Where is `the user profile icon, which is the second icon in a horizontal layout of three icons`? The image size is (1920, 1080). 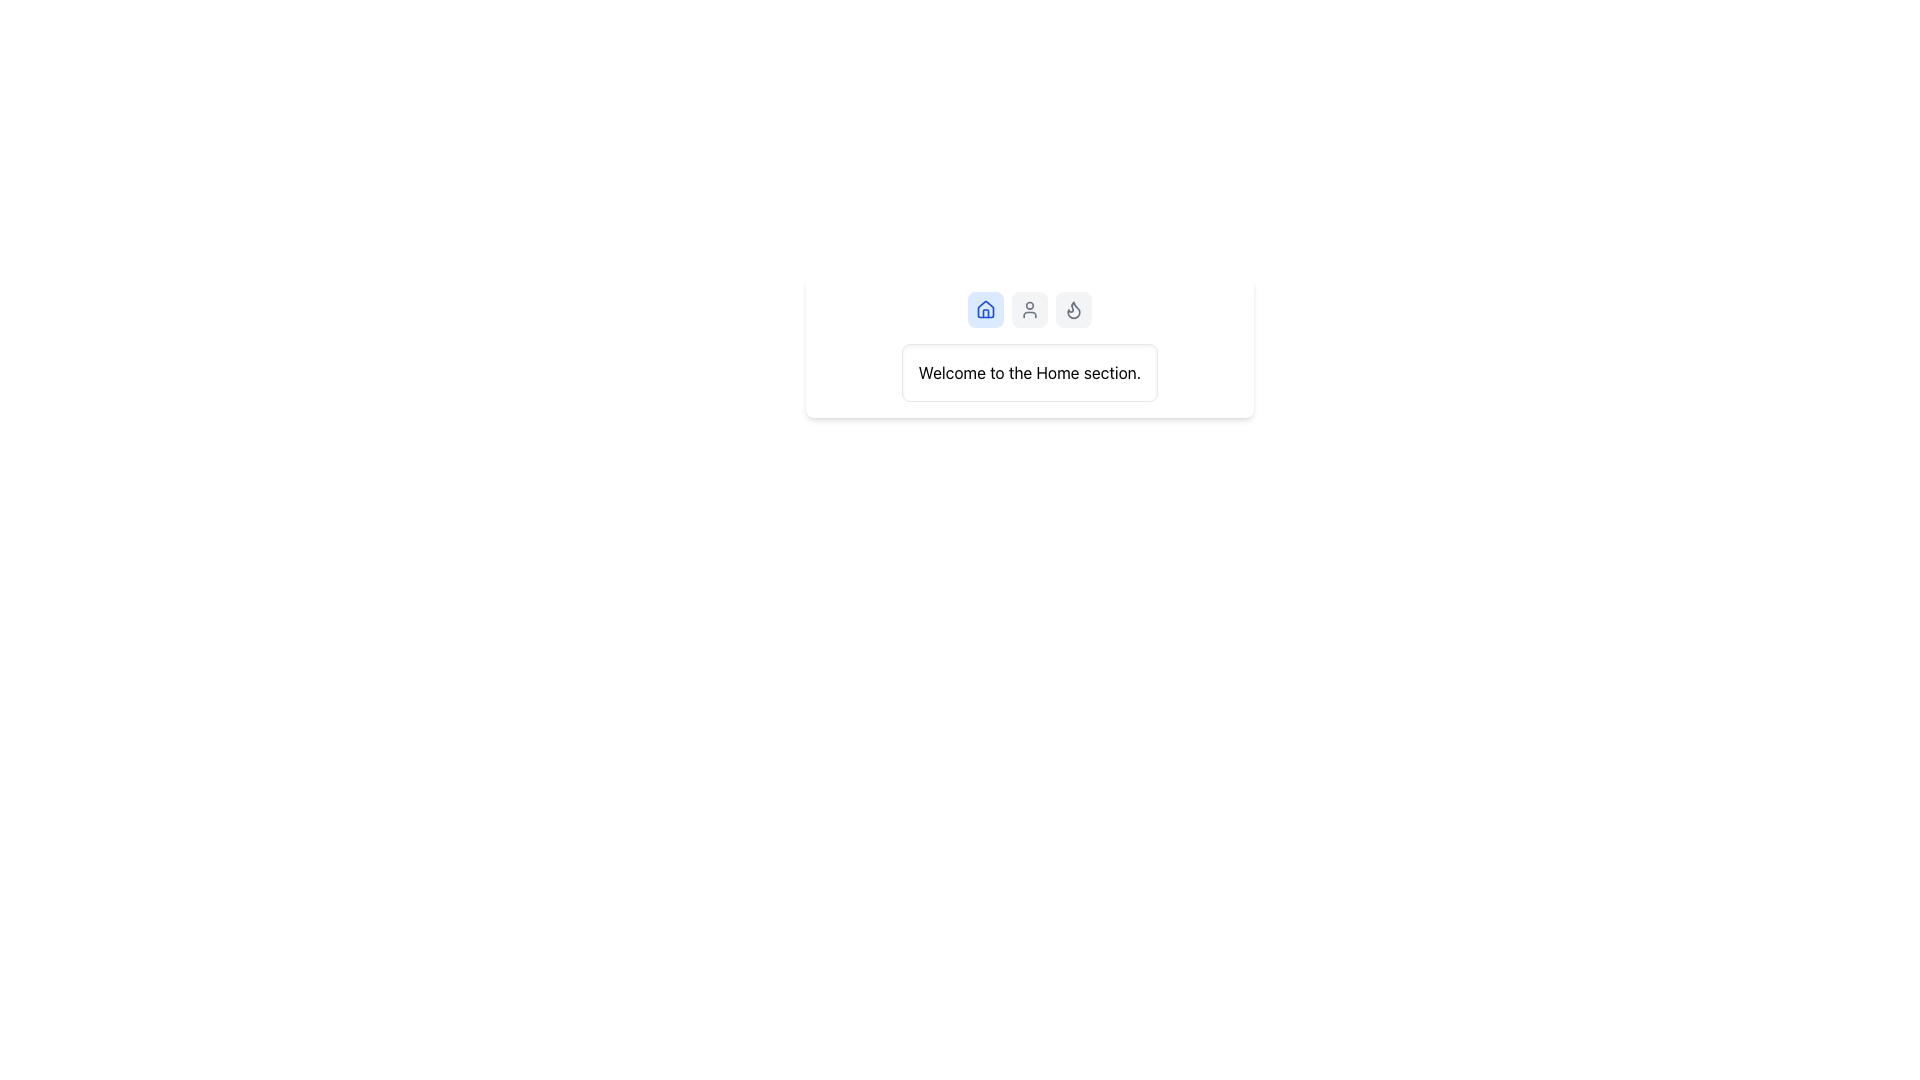 the user profile icon, which is the second icon in a horizontal layout of three icons is located at coordinates (1030, 309).